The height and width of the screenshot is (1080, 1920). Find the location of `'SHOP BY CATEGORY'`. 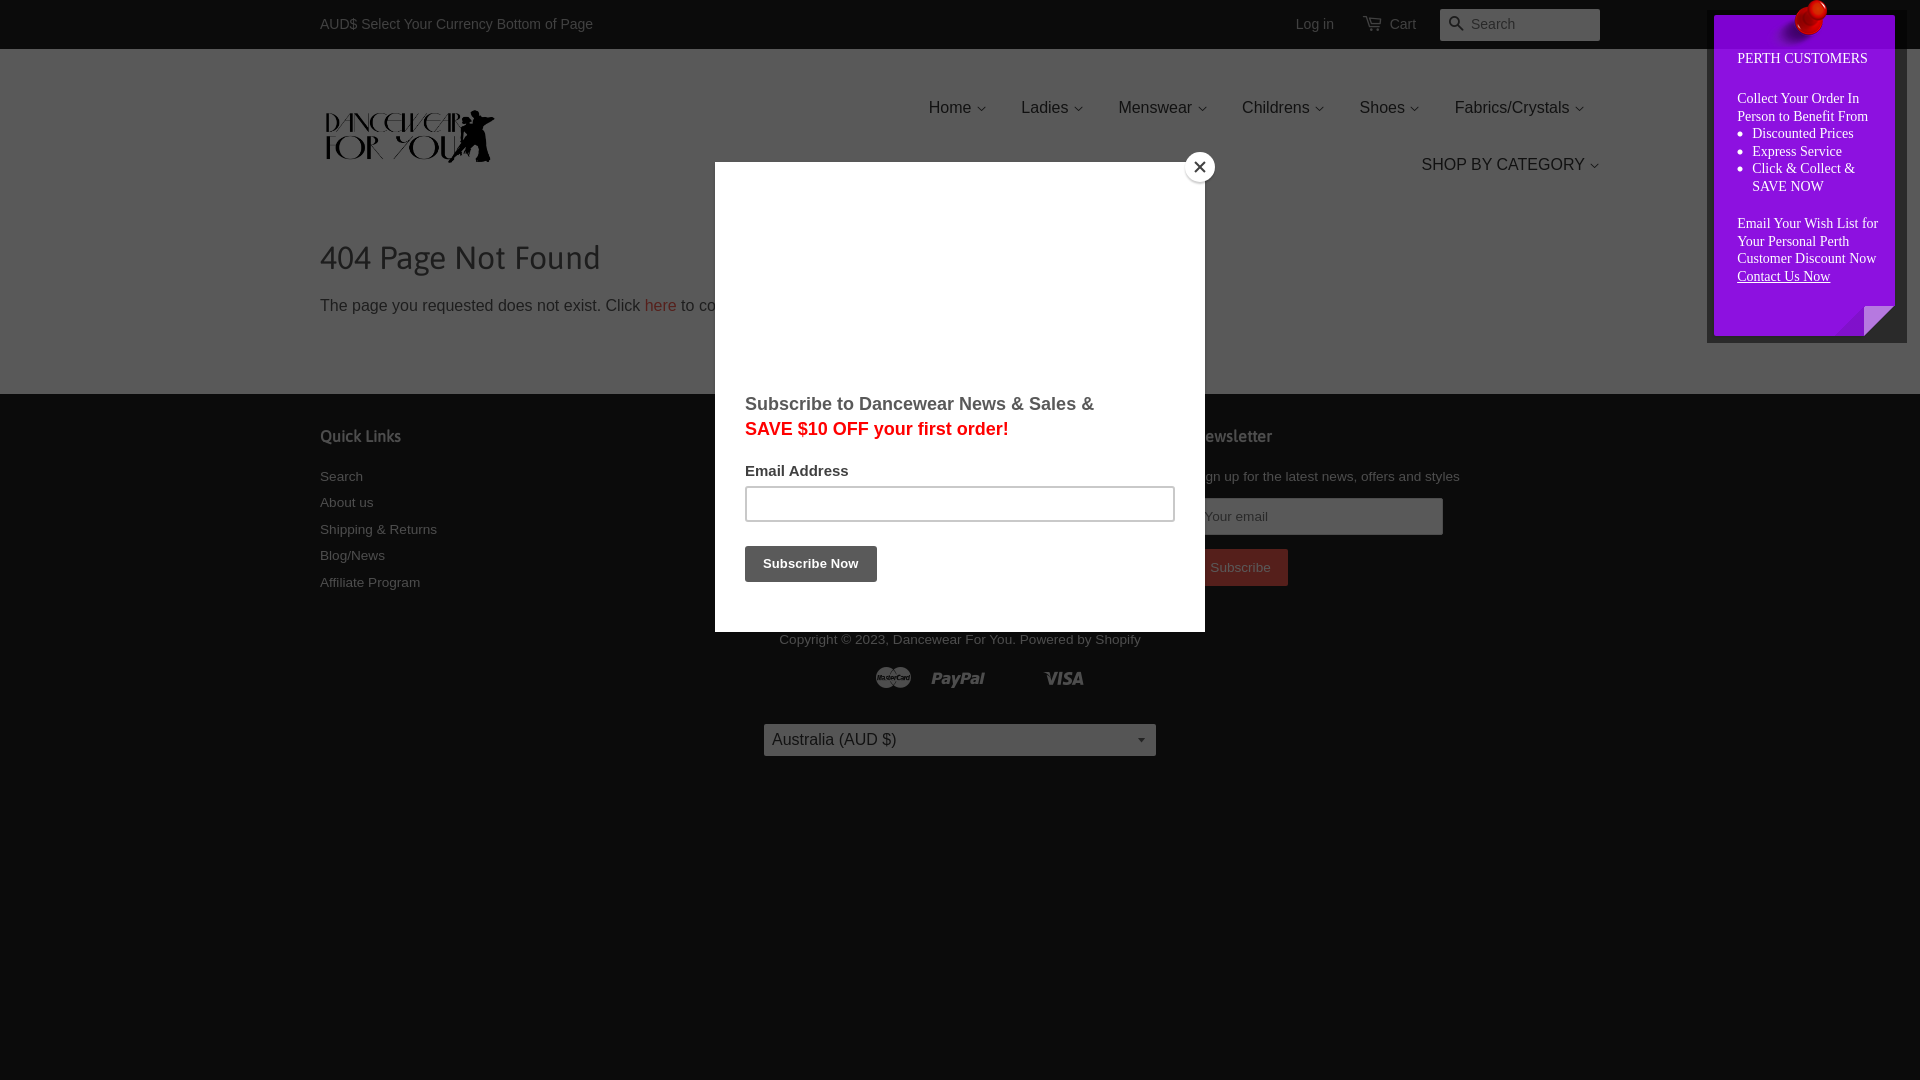

'SHOP BY CATEGORY' is located at coordinates (1502, 163).